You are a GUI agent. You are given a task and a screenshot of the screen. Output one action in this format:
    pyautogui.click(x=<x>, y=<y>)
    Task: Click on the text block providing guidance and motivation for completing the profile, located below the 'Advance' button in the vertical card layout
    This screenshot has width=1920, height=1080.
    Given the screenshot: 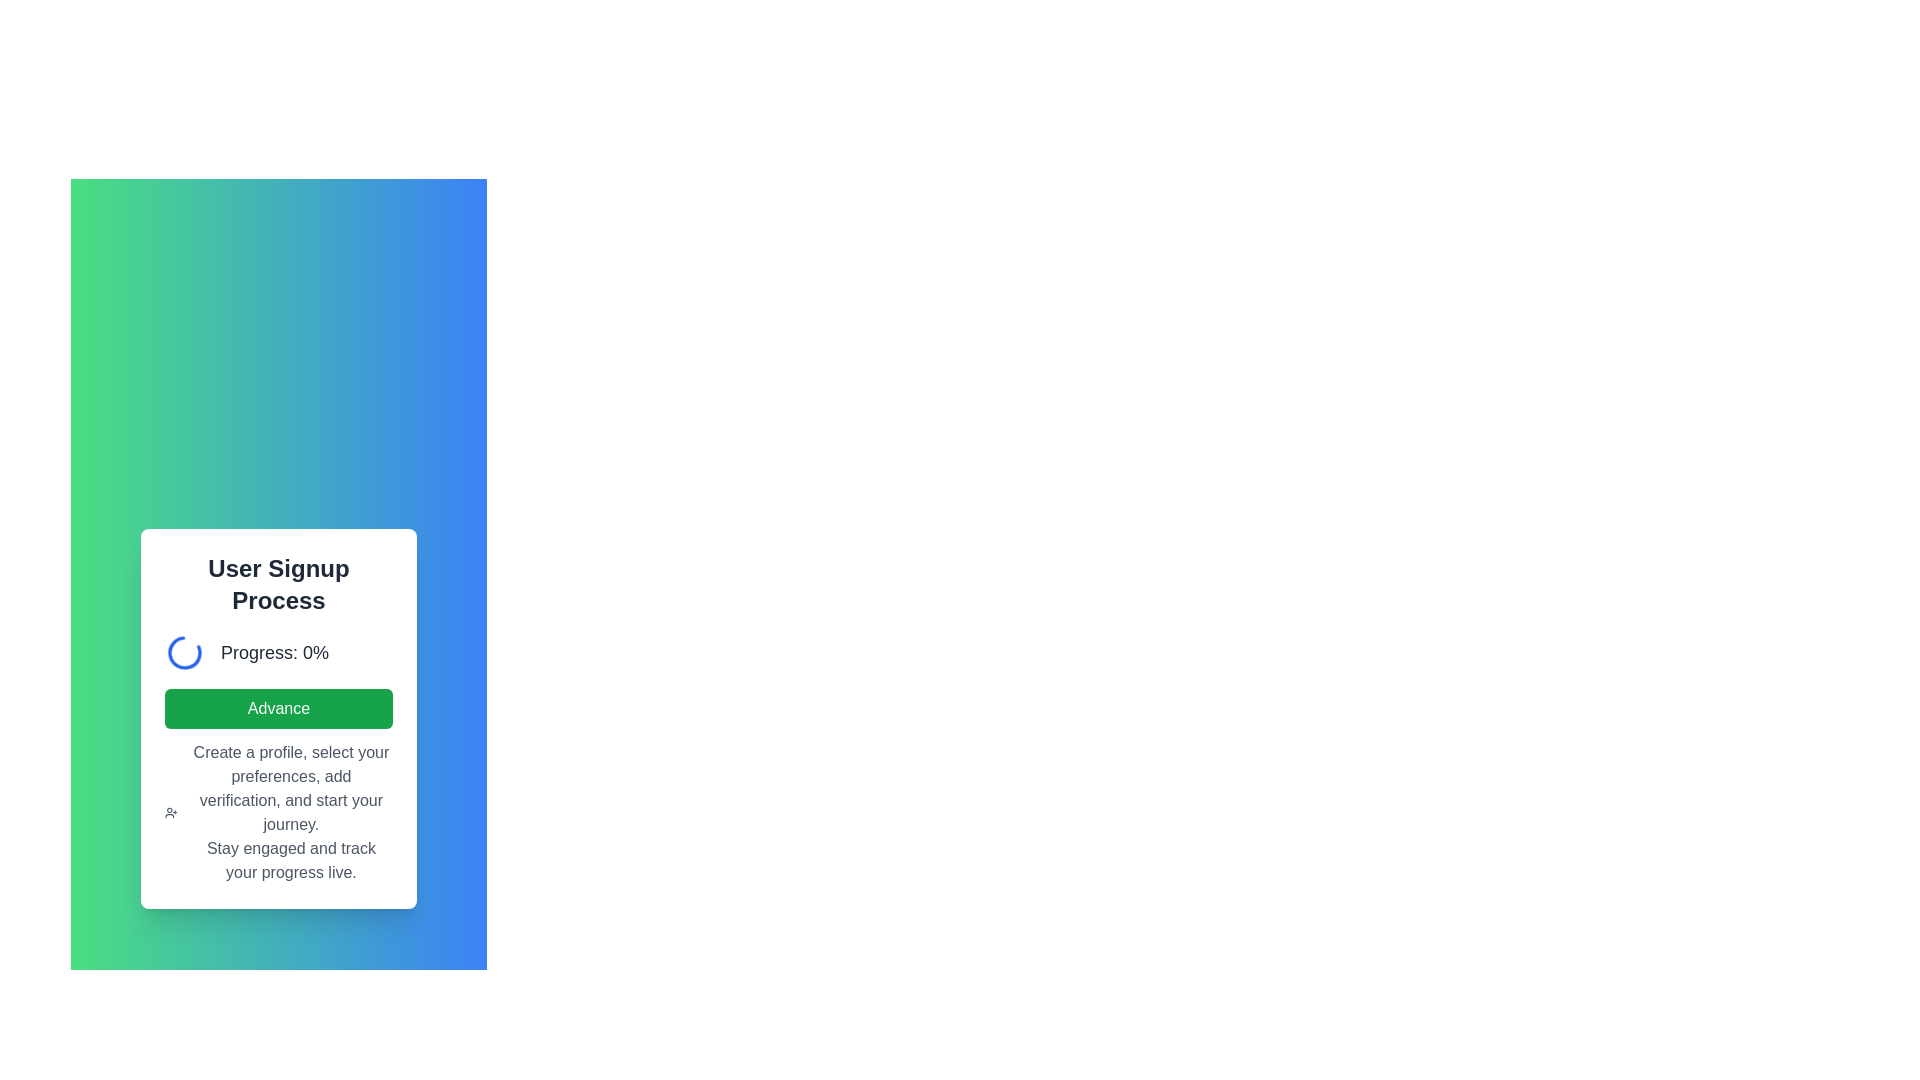 What is the action you would take?
    pyautogui.click(x=277, y=813)
    